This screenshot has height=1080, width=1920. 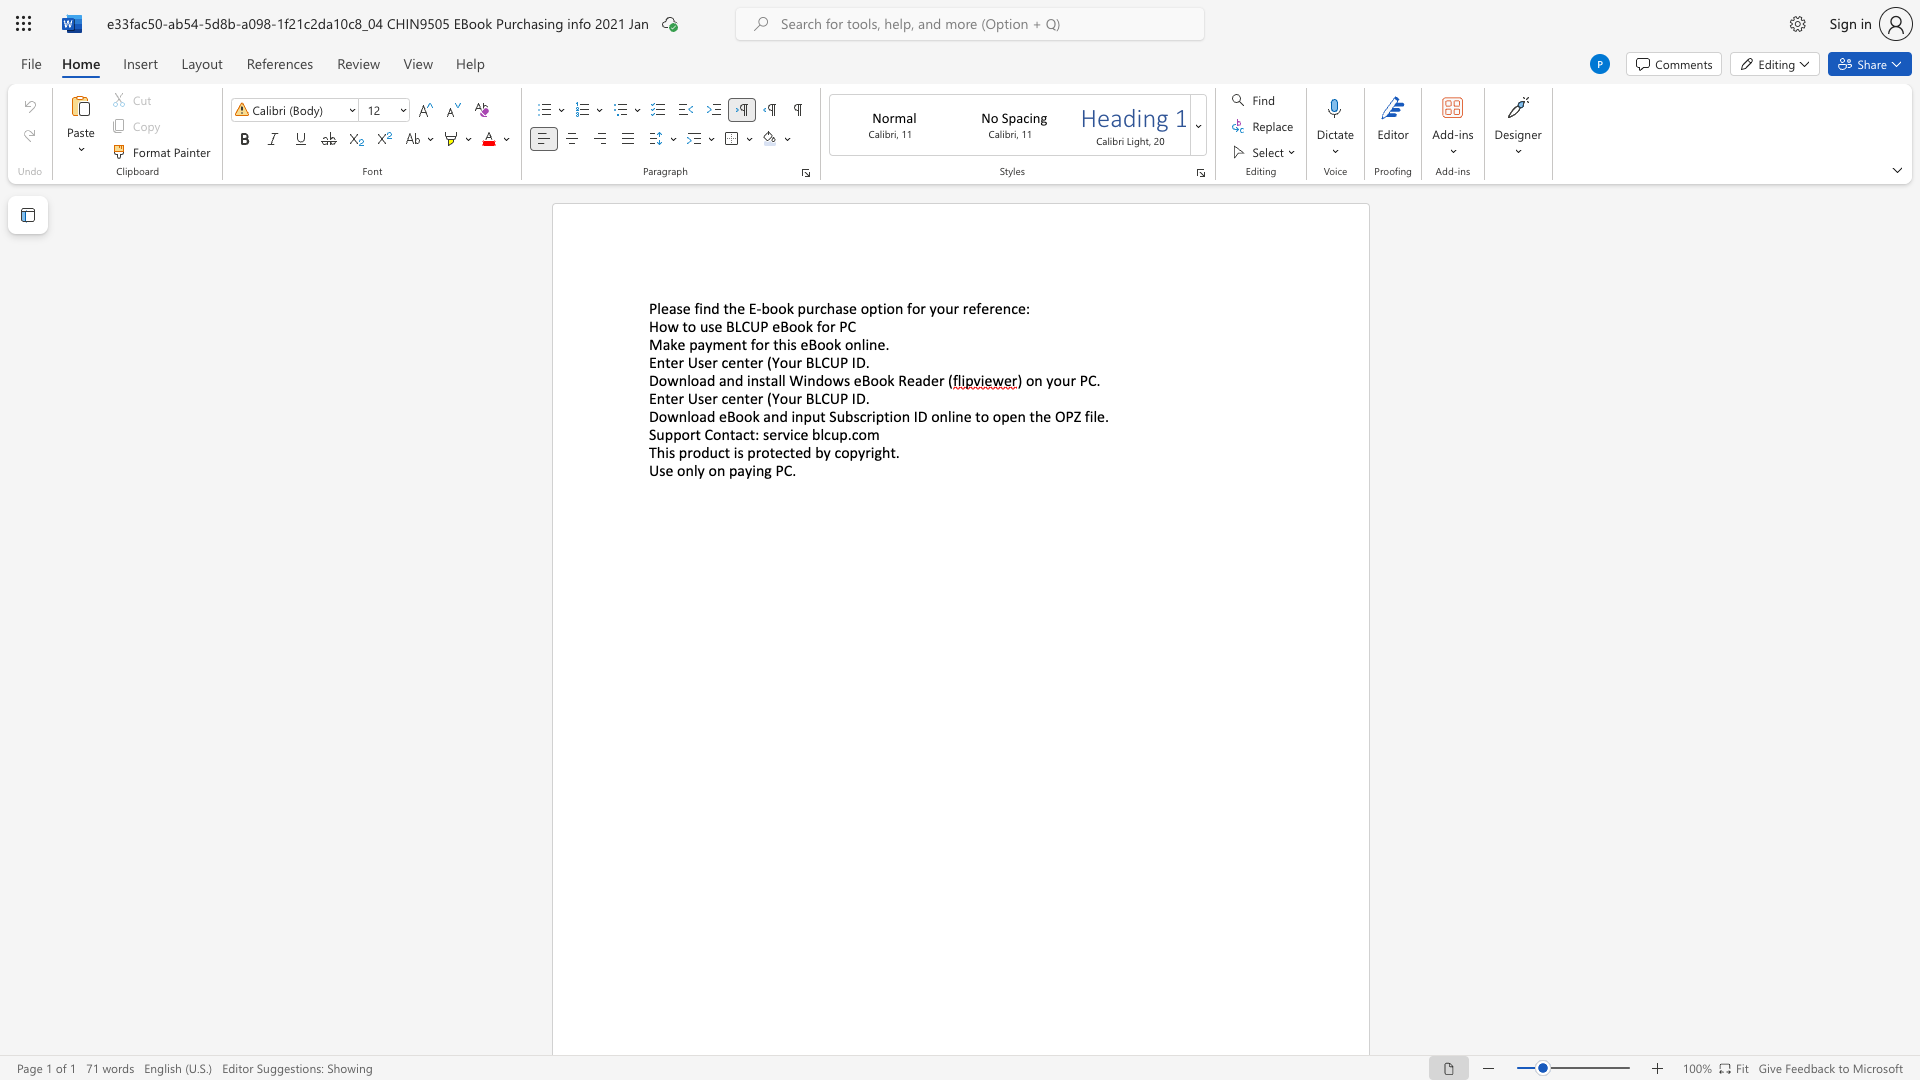 I want to click on the subset text "o use B" within the text "How to use BLCUP eBook for PC", so click(x=687, y=325).